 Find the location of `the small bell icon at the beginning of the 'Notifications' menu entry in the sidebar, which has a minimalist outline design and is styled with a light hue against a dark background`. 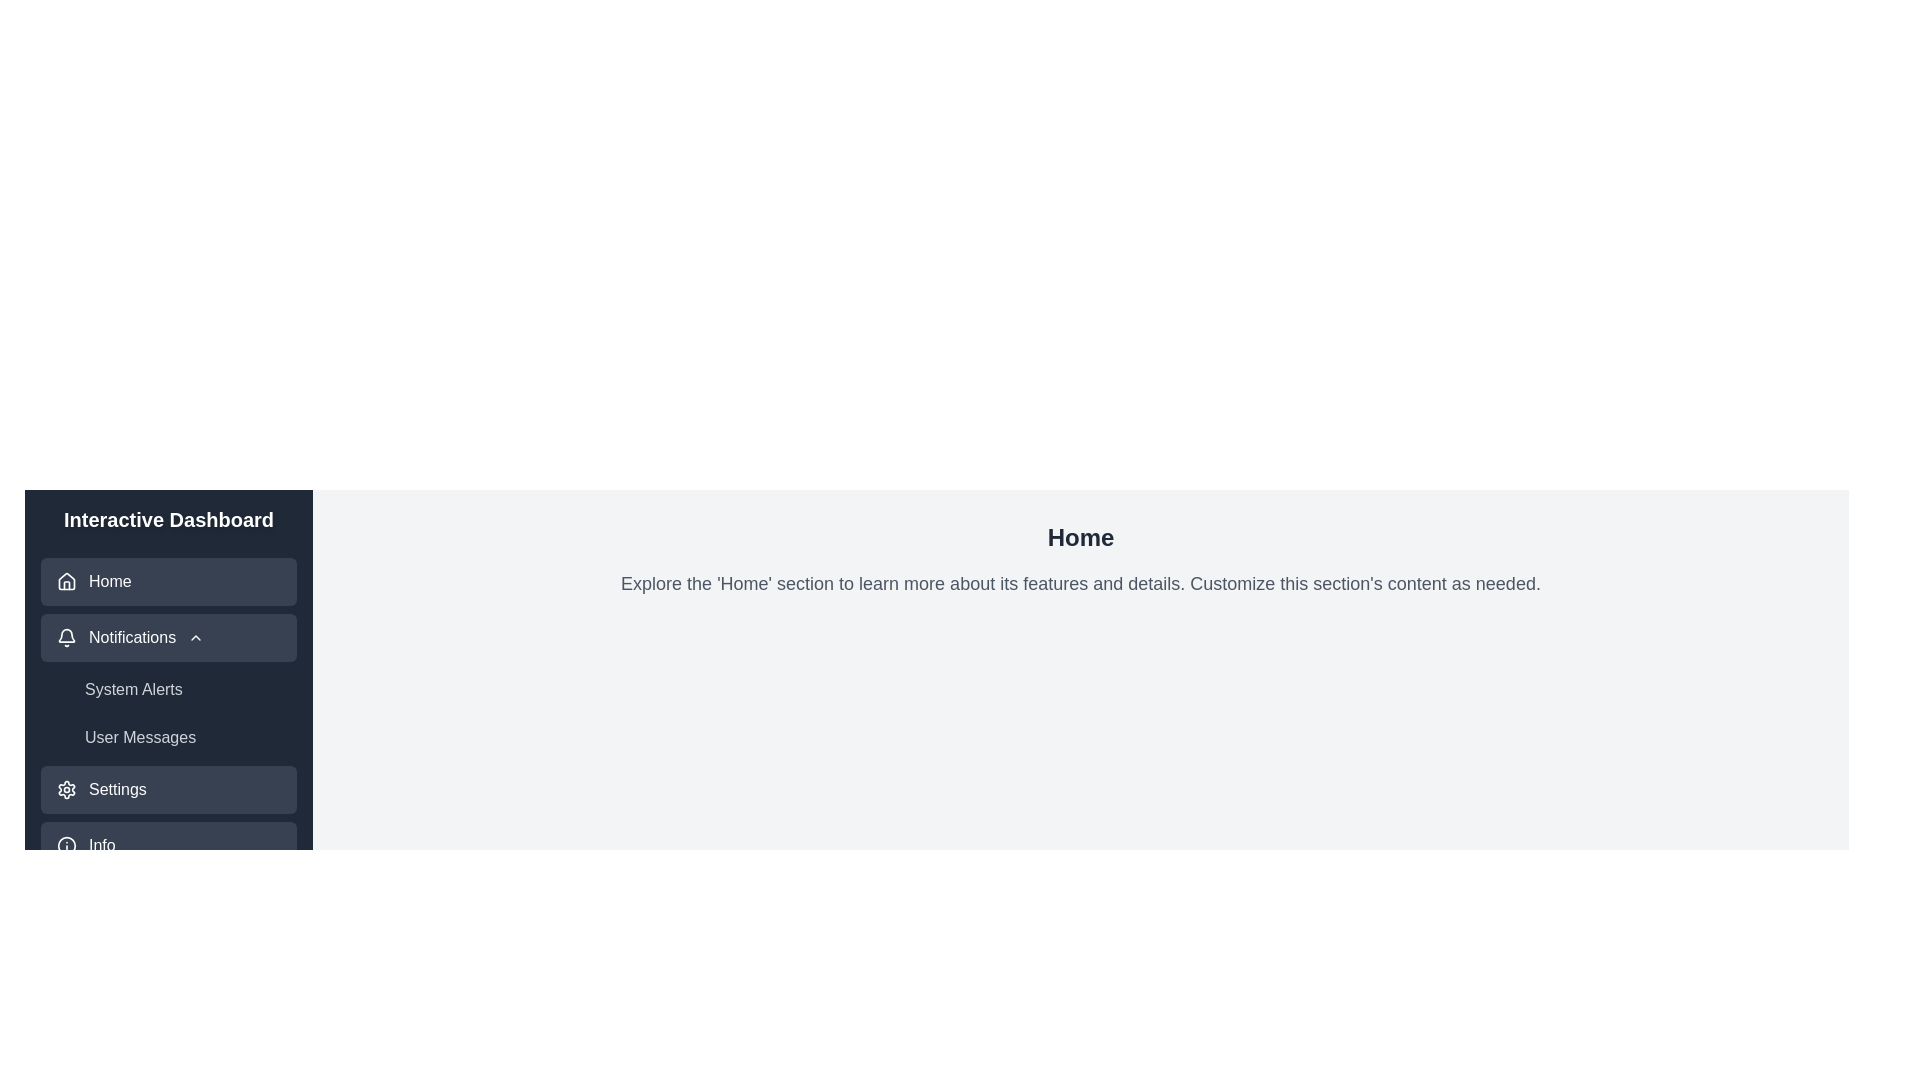

the small bell icon at the beginning of the 'Notifications' menu entry in the sidebar, which has a minimalist outline design and is styled with a light hue against a dark background is located at coordinates (67, 637).